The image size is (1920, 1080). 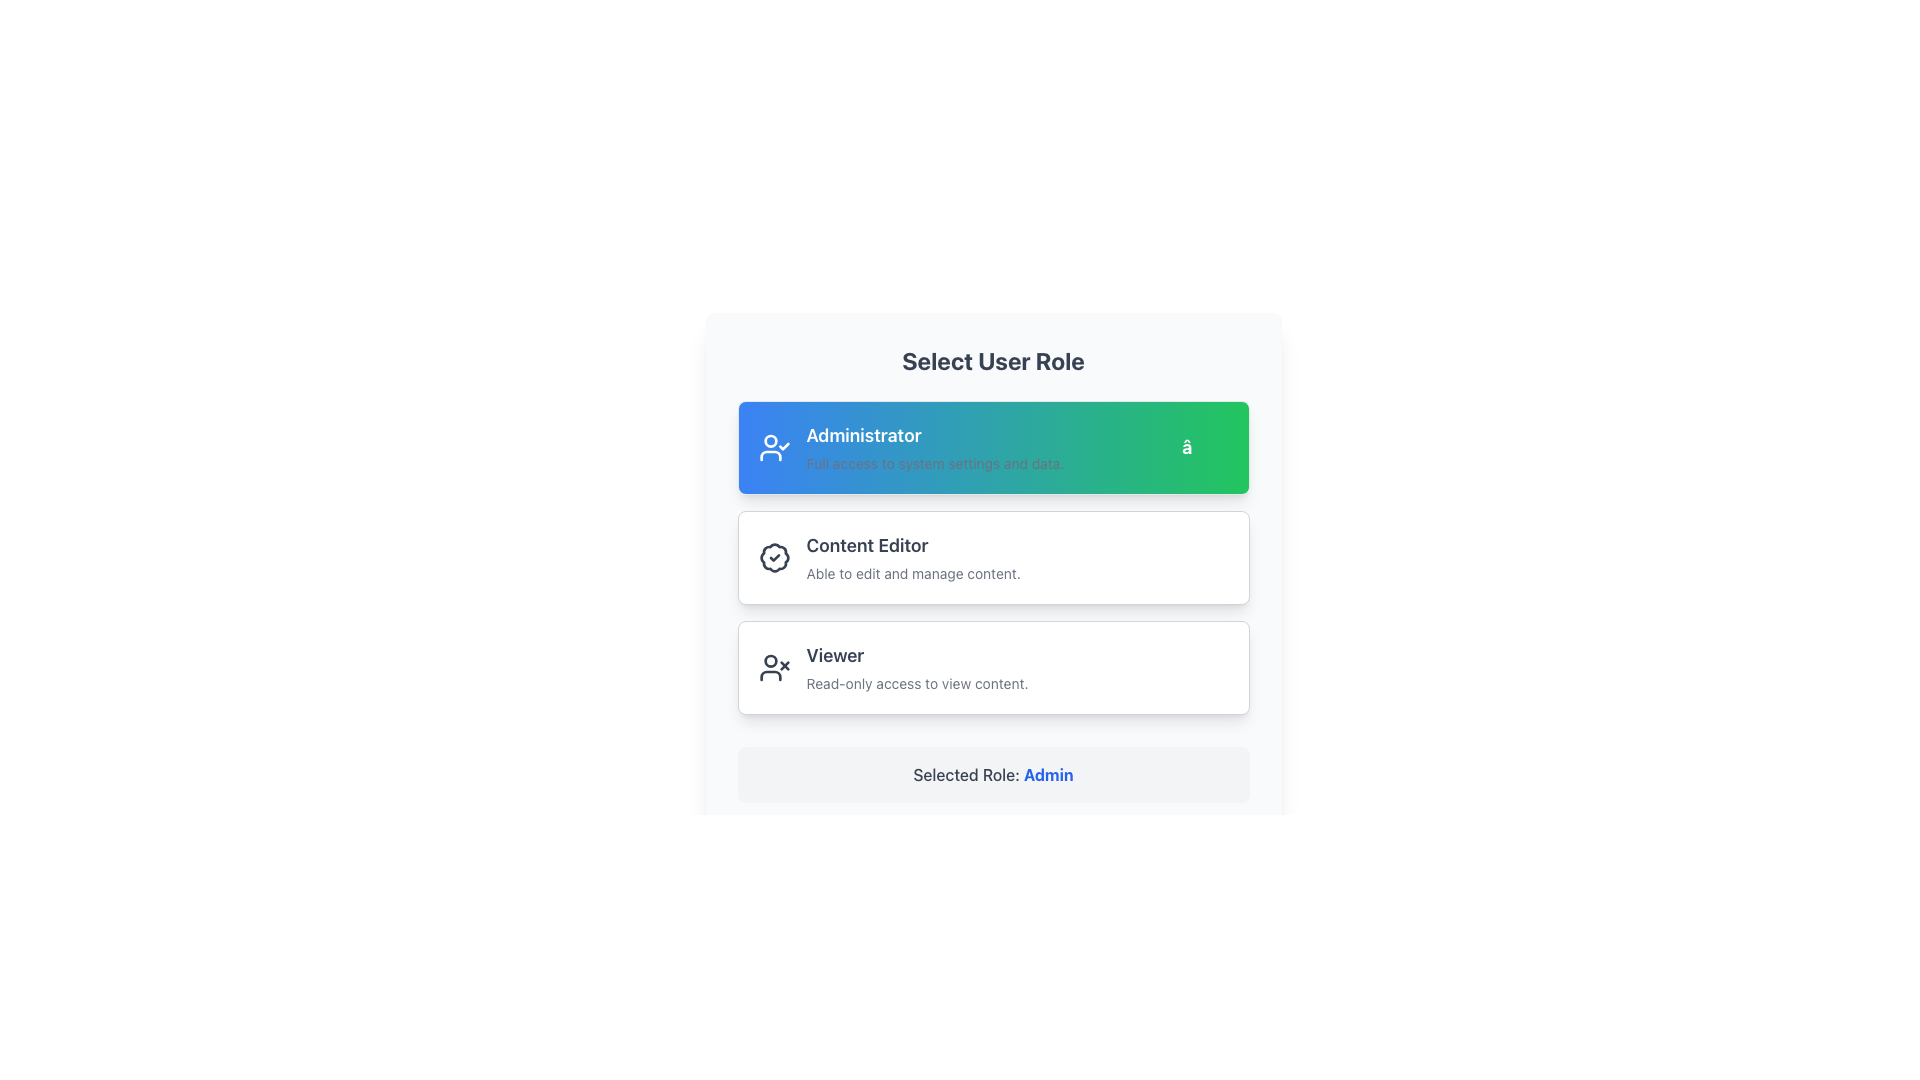 What do you see at coordinates (773, 667) in the screenshot?
I see `the SVG icon that represents the 'Viewer' role, located at the top-left inside the card labeled 'Viewer', which is the third card in the list under 'Select User Role'` at bounding box center [773, 667].